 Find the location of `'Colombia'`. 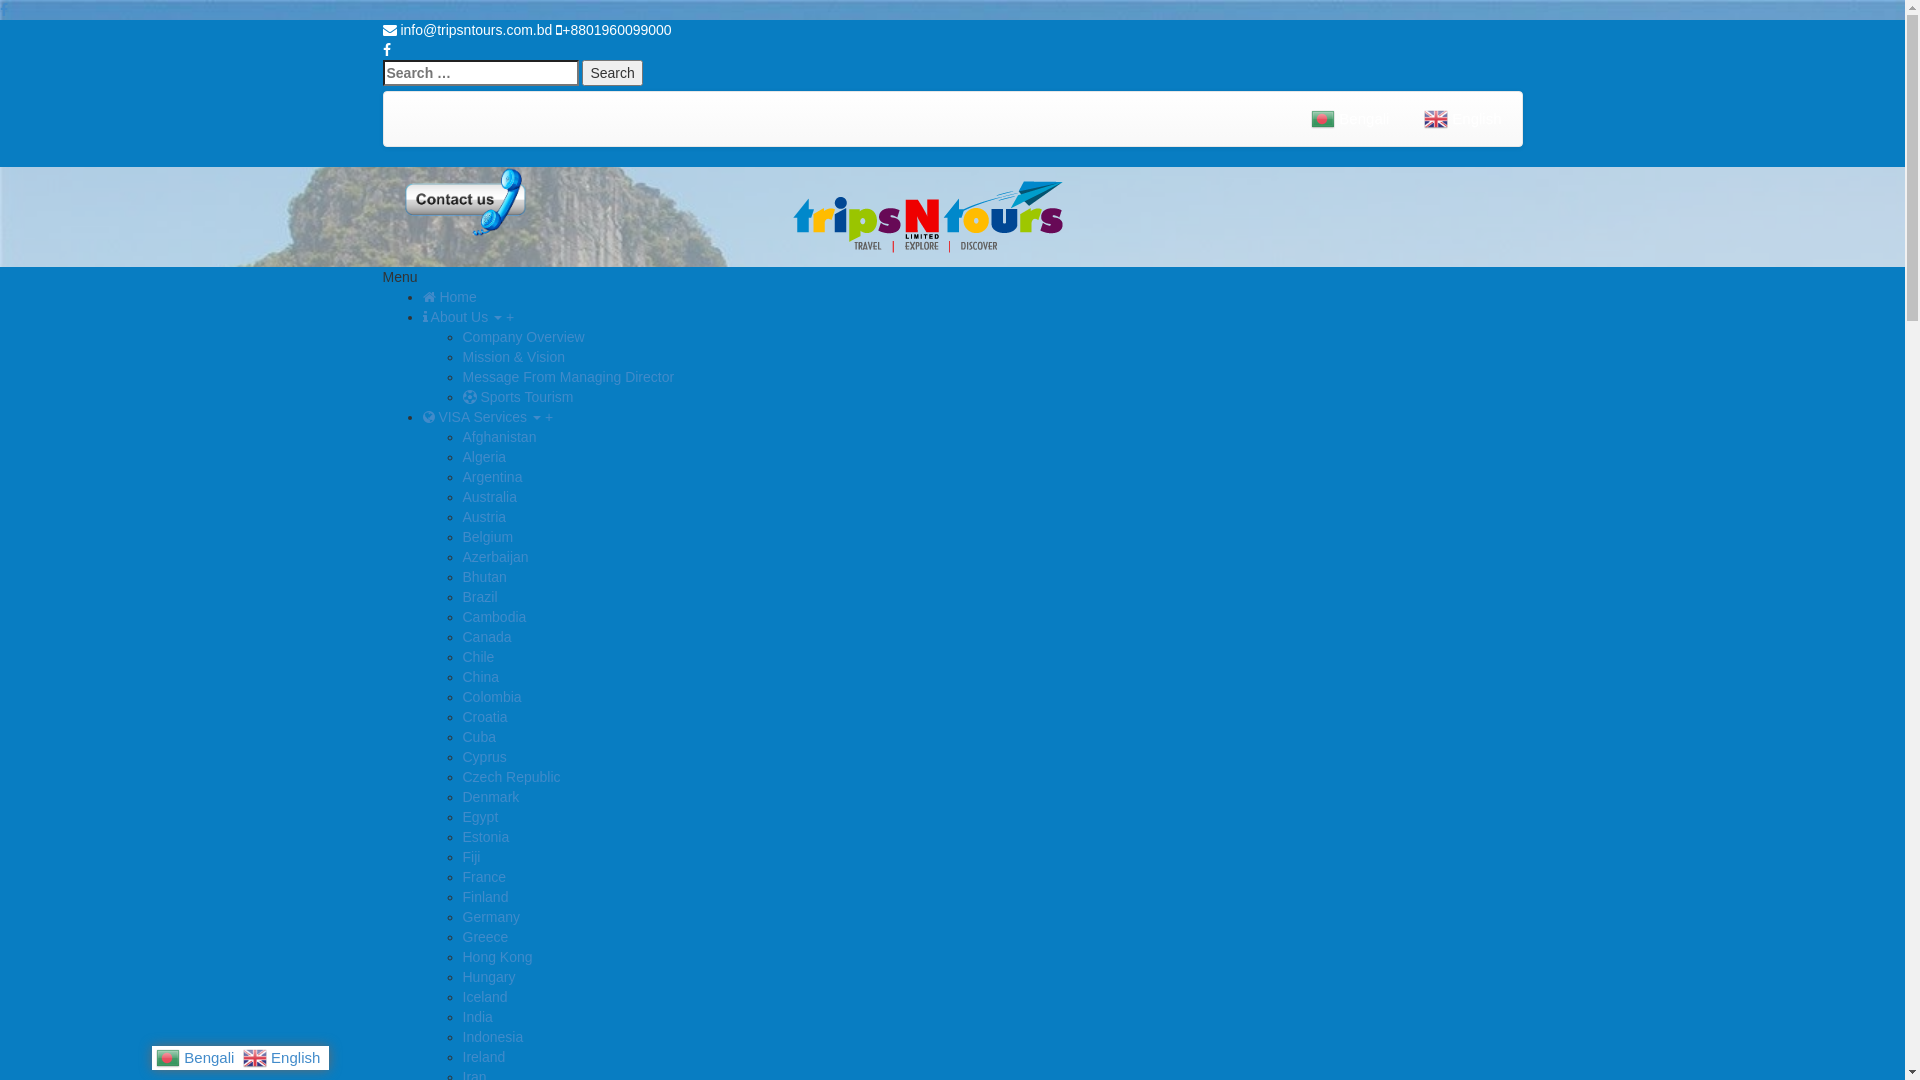

'Colombia' is located at coordinates (491, 696).